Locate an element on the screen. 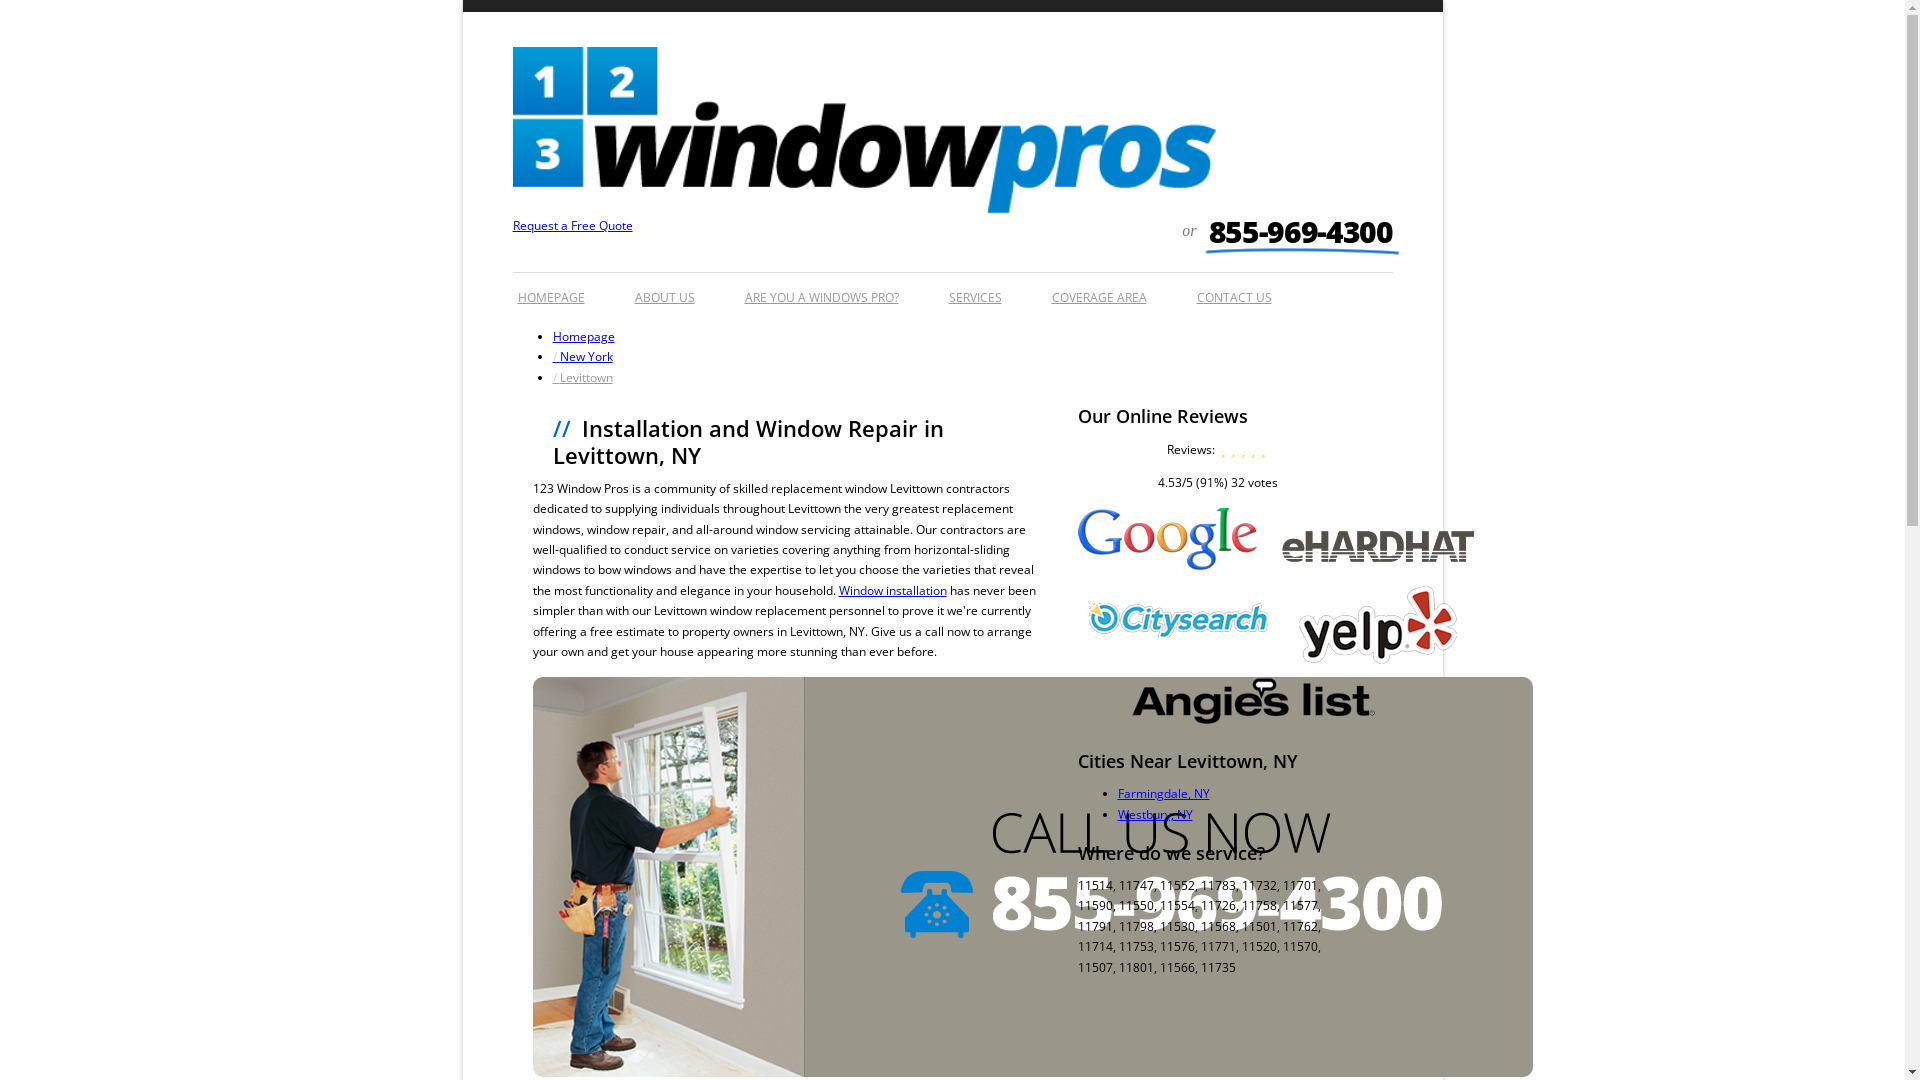 This screenshot has height=1080, width=1920. 'HOMEPAGE' is located at coordinates (550, 292).